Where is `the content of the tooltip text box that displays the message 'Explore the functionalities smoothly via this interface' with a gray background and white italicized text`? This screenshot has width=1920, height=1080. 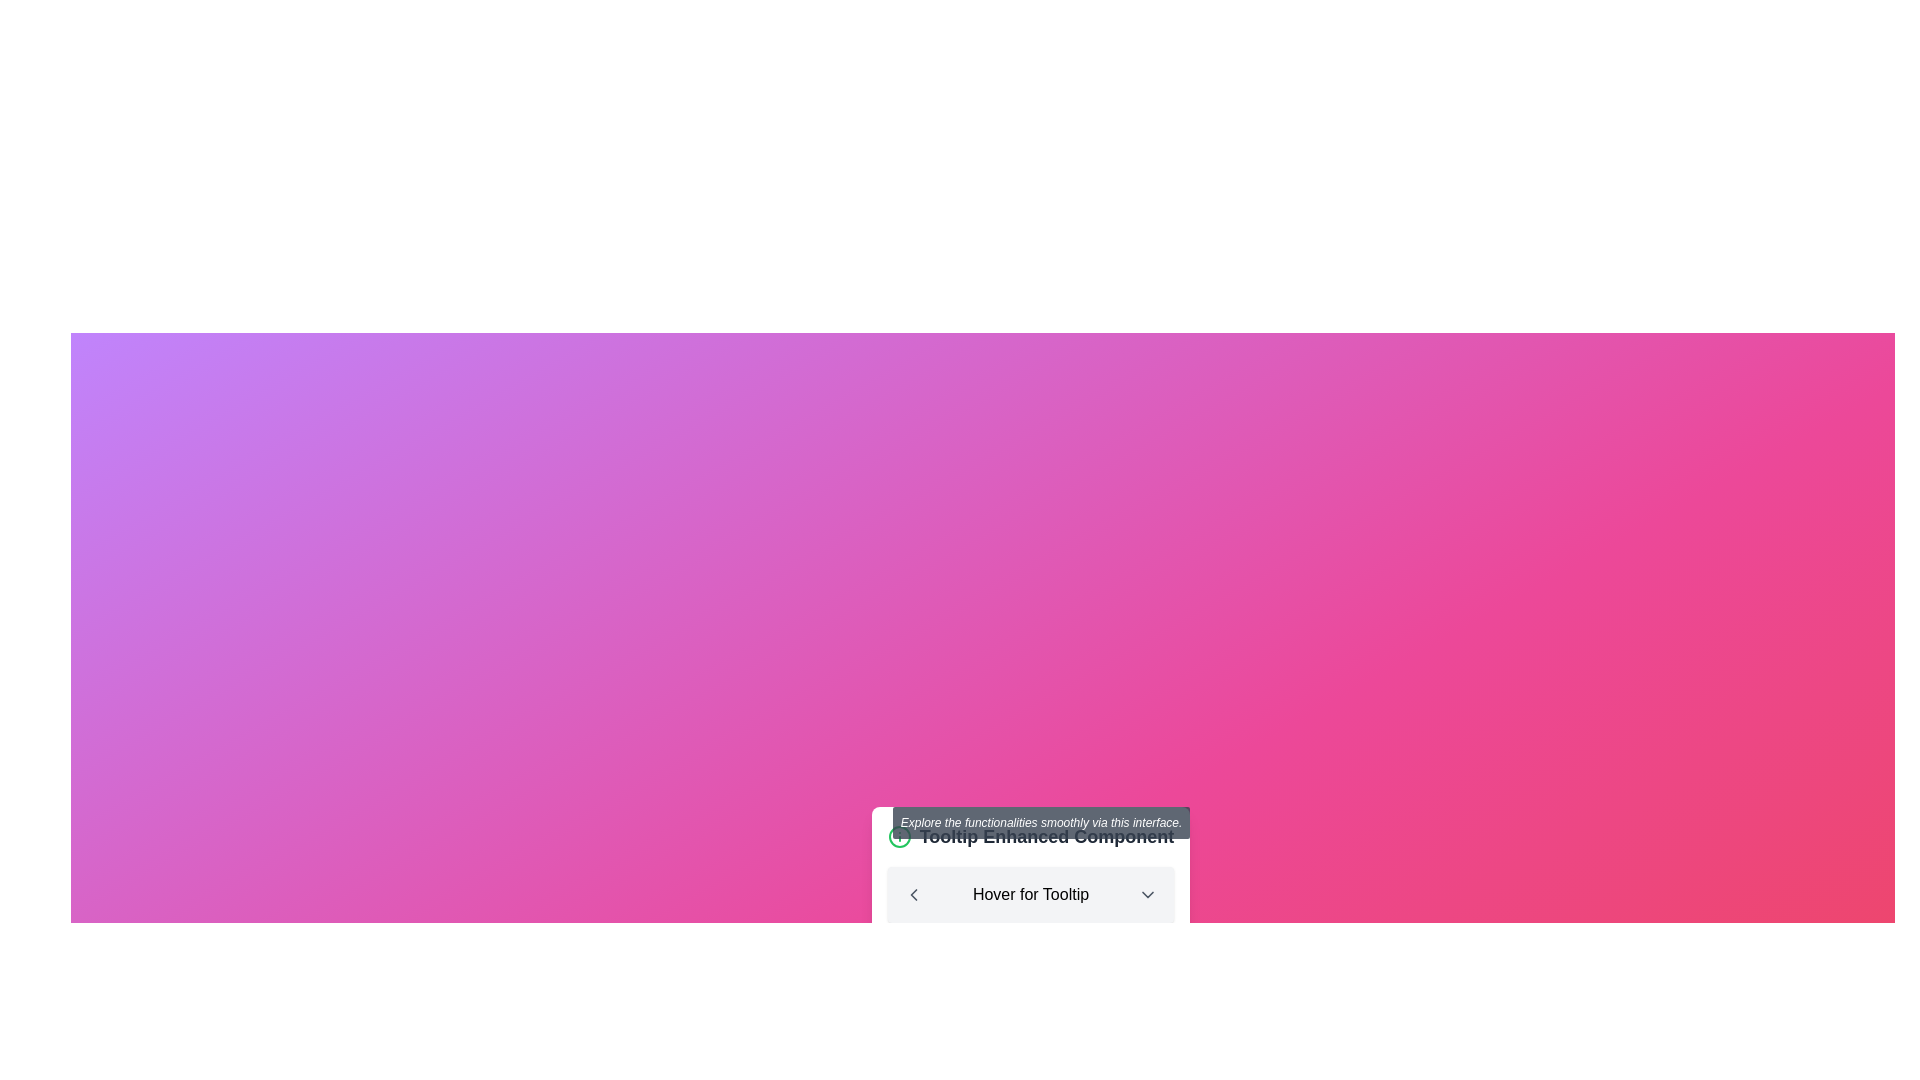
the content of the tooltip text box that displays the message 'Explore the functionalities smoothly via this interface' with a gray background and white italicized text is located at coordinates (1040, 822).